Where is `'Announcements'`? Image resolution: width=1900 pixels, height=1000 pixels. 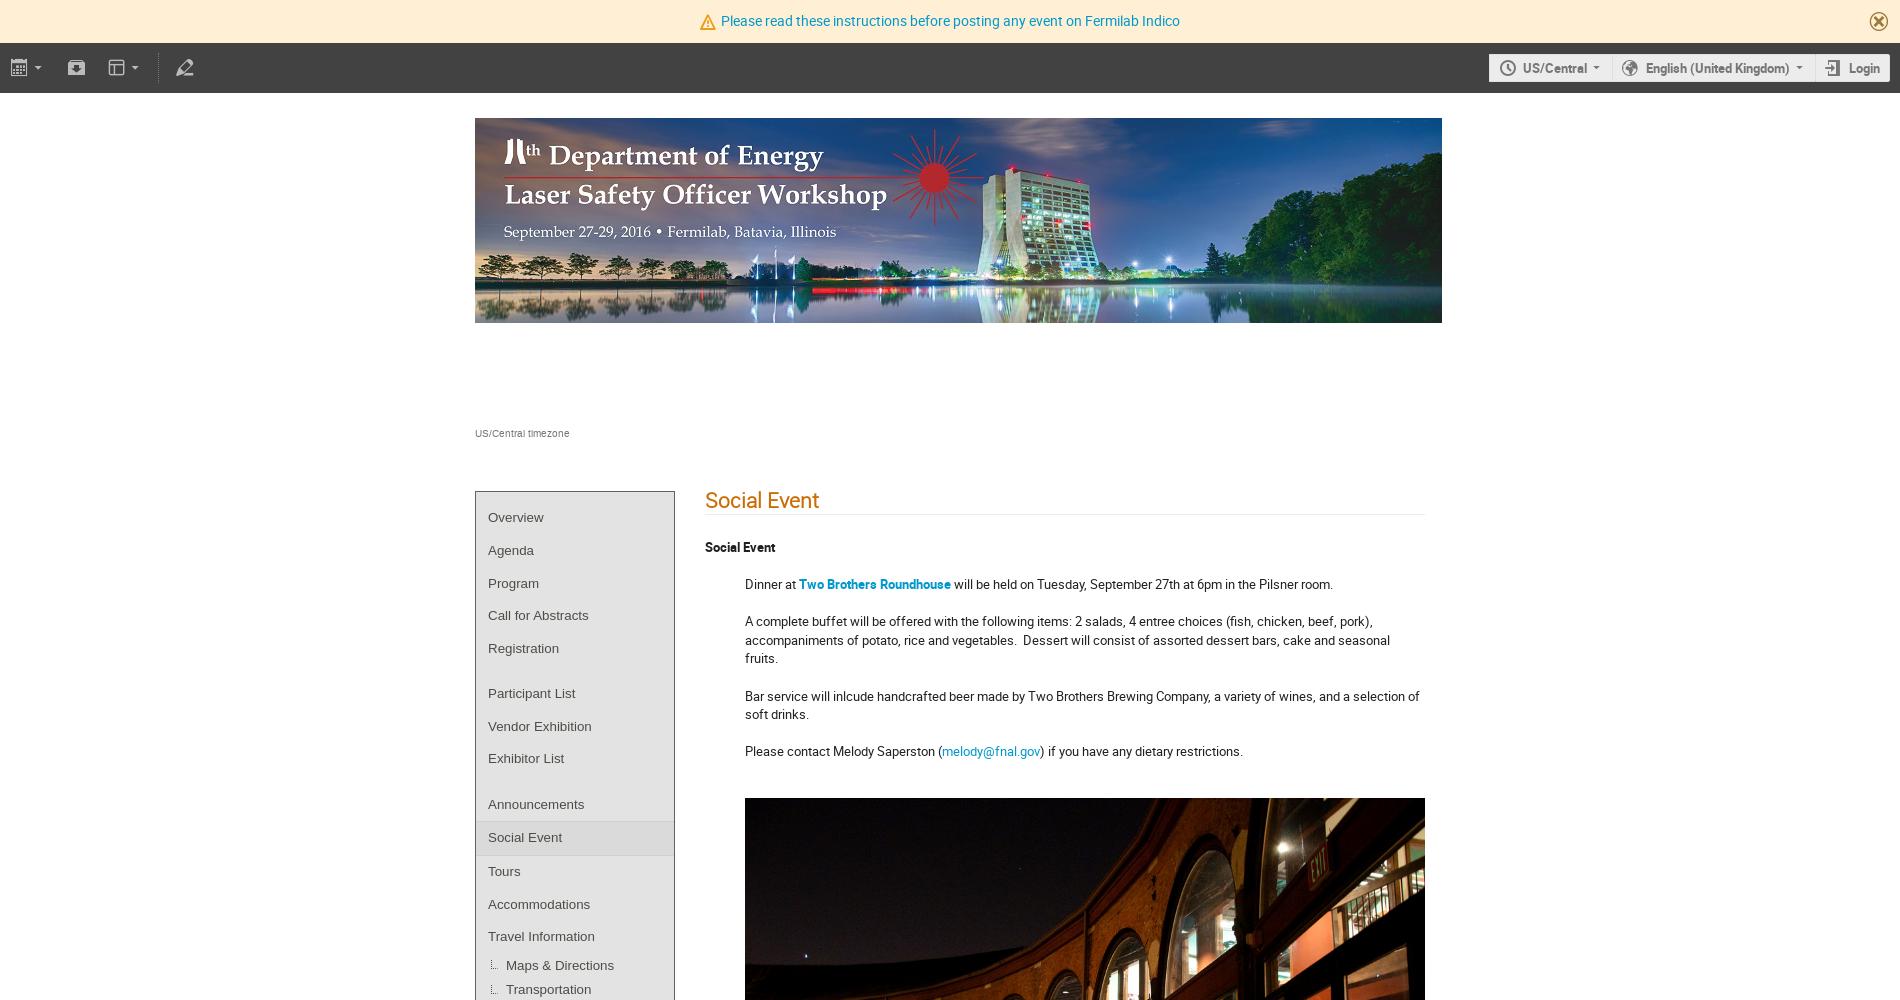 'Announcements' is located at coordinates (535, 803).